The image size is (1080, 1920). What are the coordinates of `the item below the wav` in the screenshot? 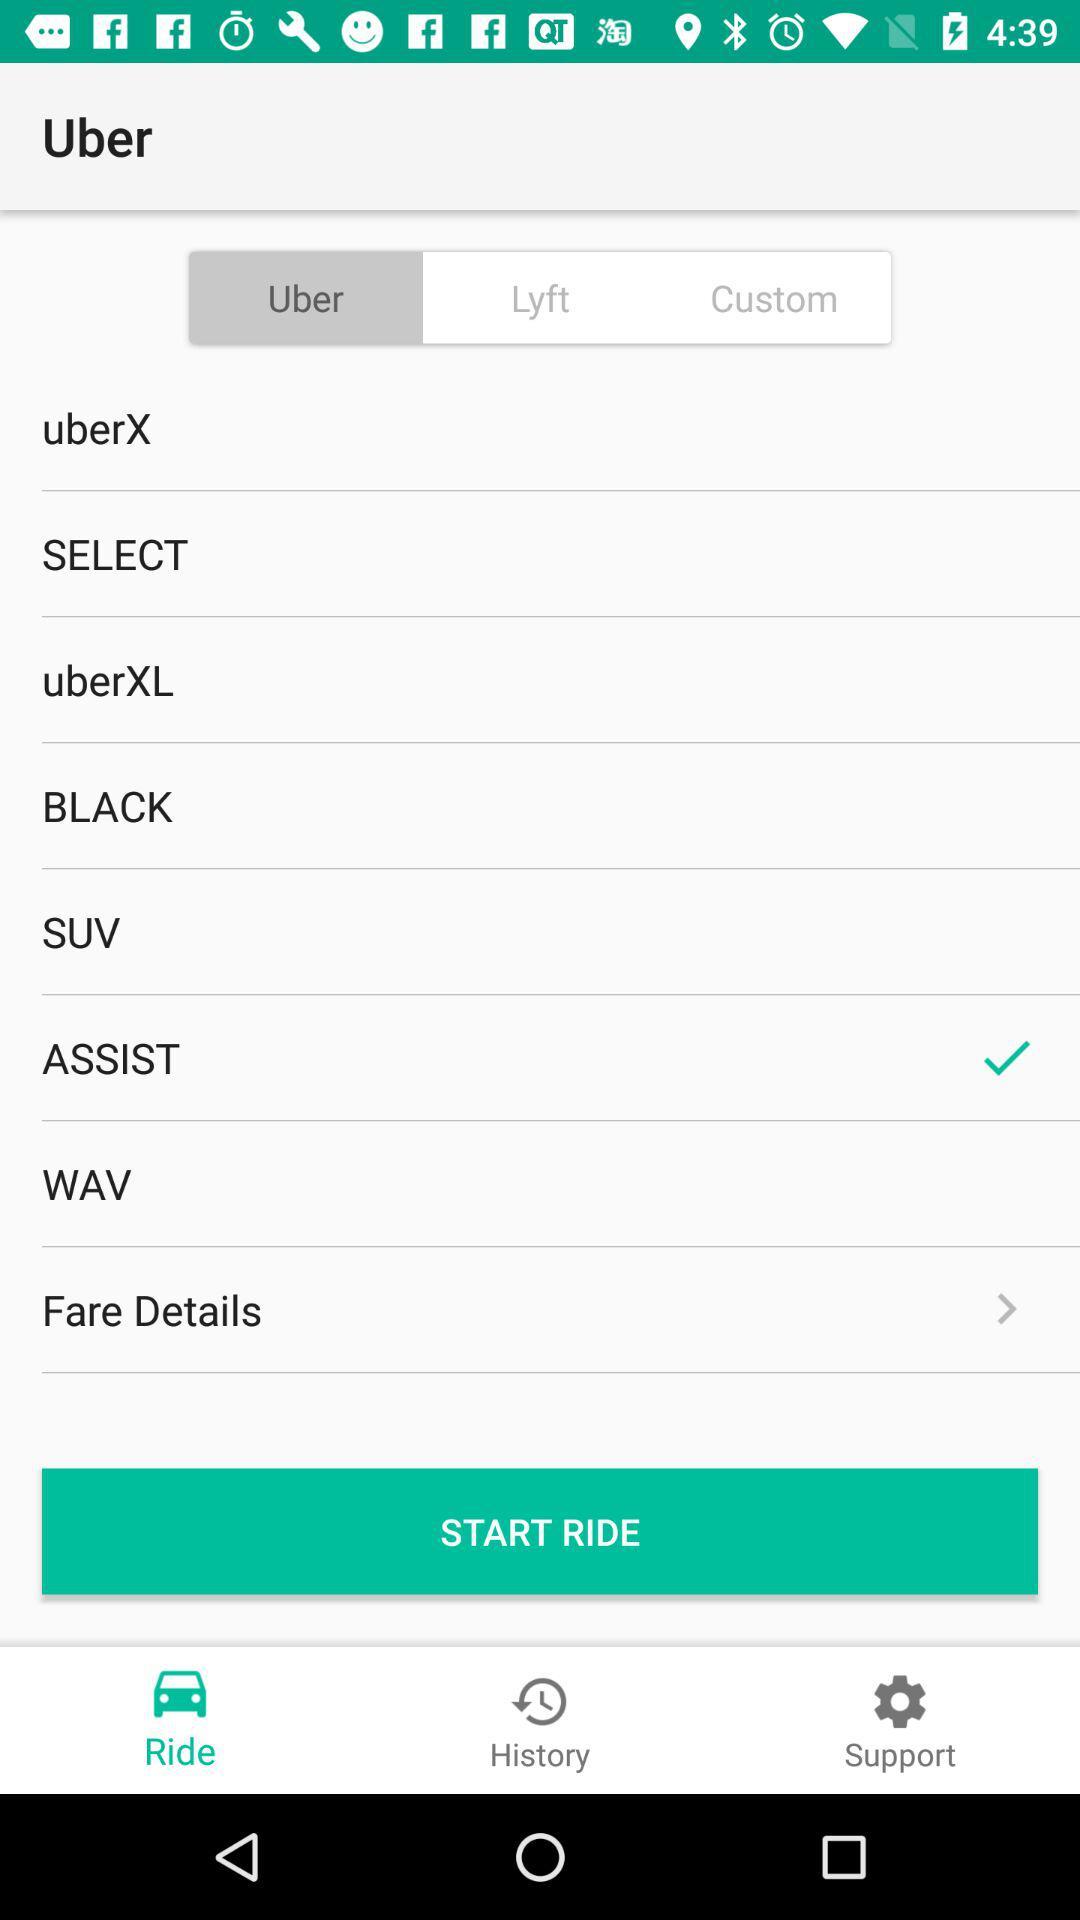 It's located at (540, 1309).